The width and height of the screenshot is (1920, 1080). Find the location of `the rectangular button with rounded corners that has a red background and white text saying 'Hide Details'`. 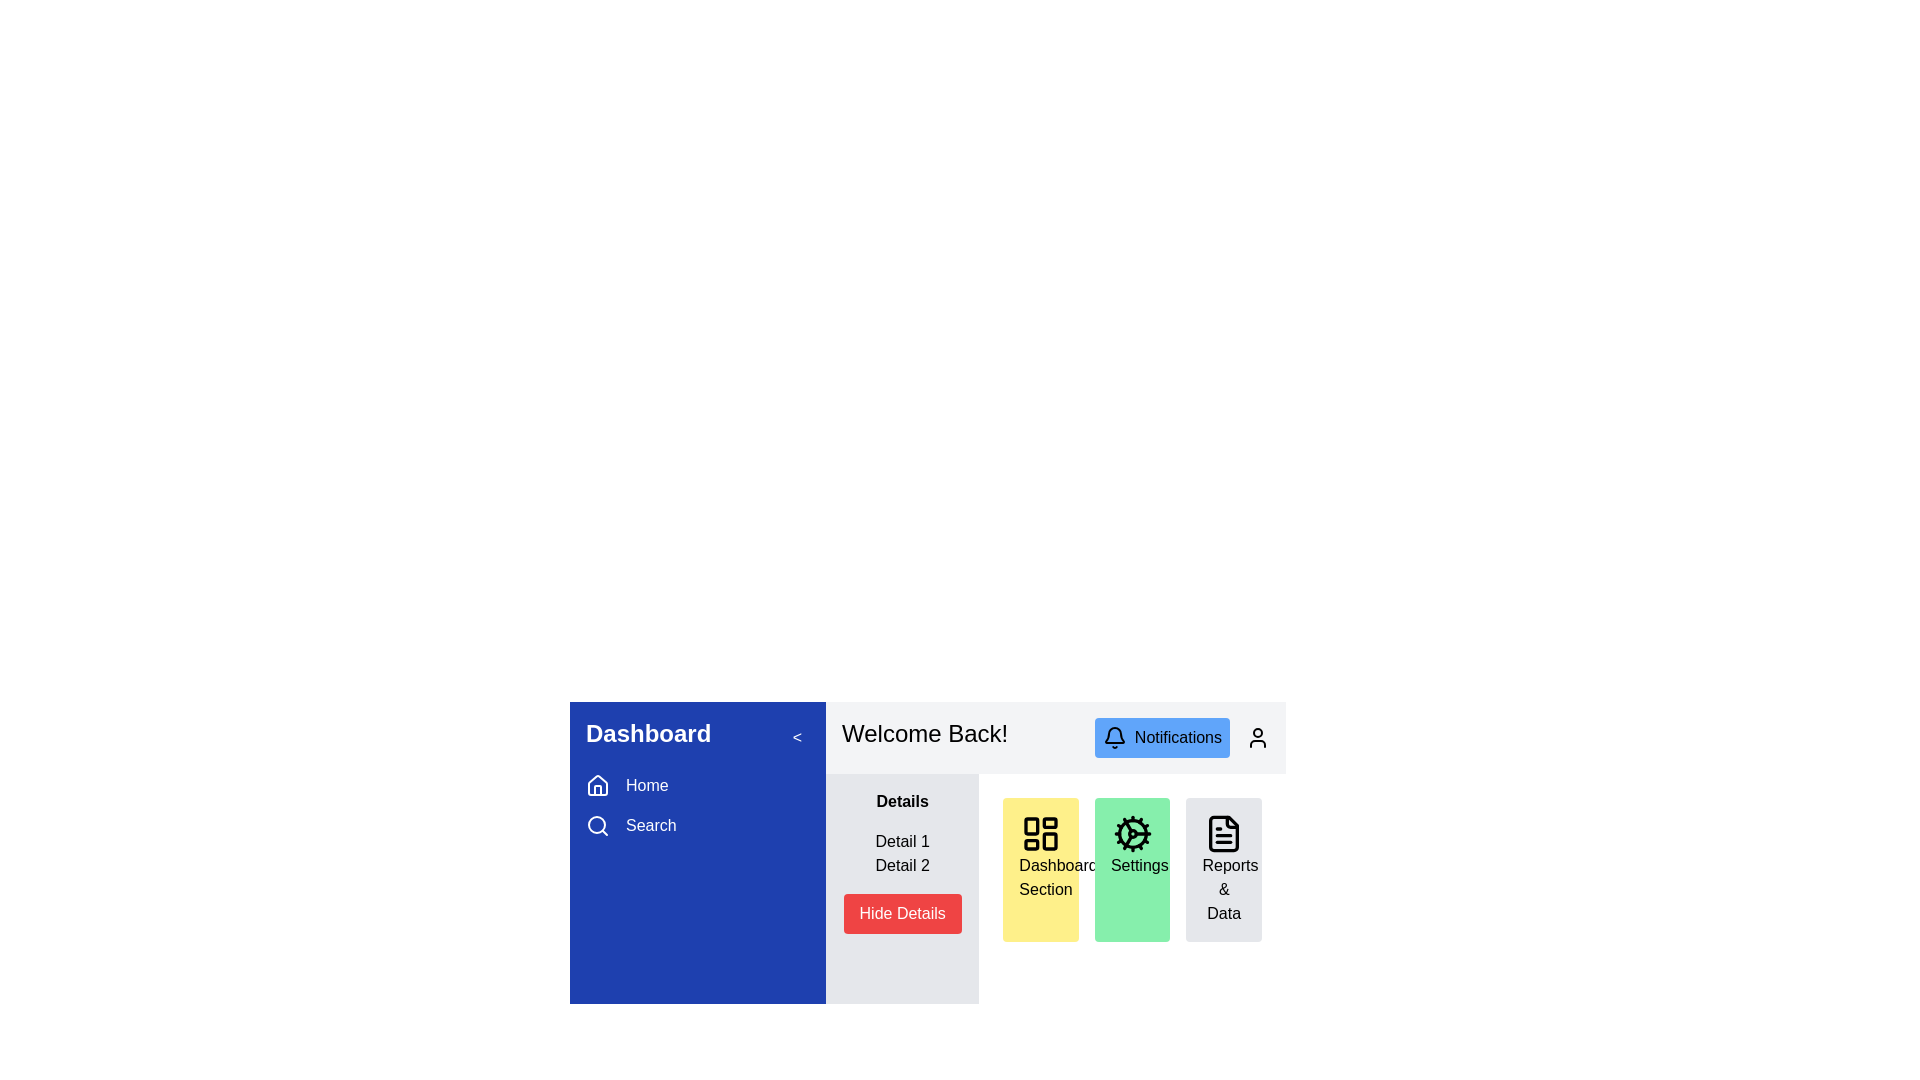

the rectangular button with rounded corners that has a red background and white text saying 'Hide Details' is located at coordinates (901, 914).